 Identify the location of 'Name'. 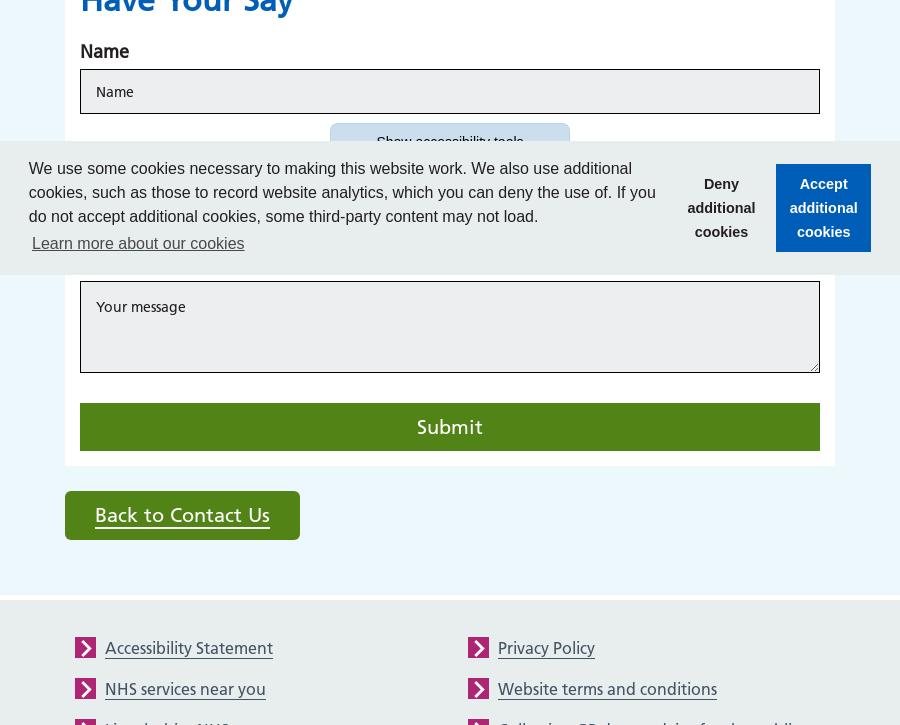
(79, 50).